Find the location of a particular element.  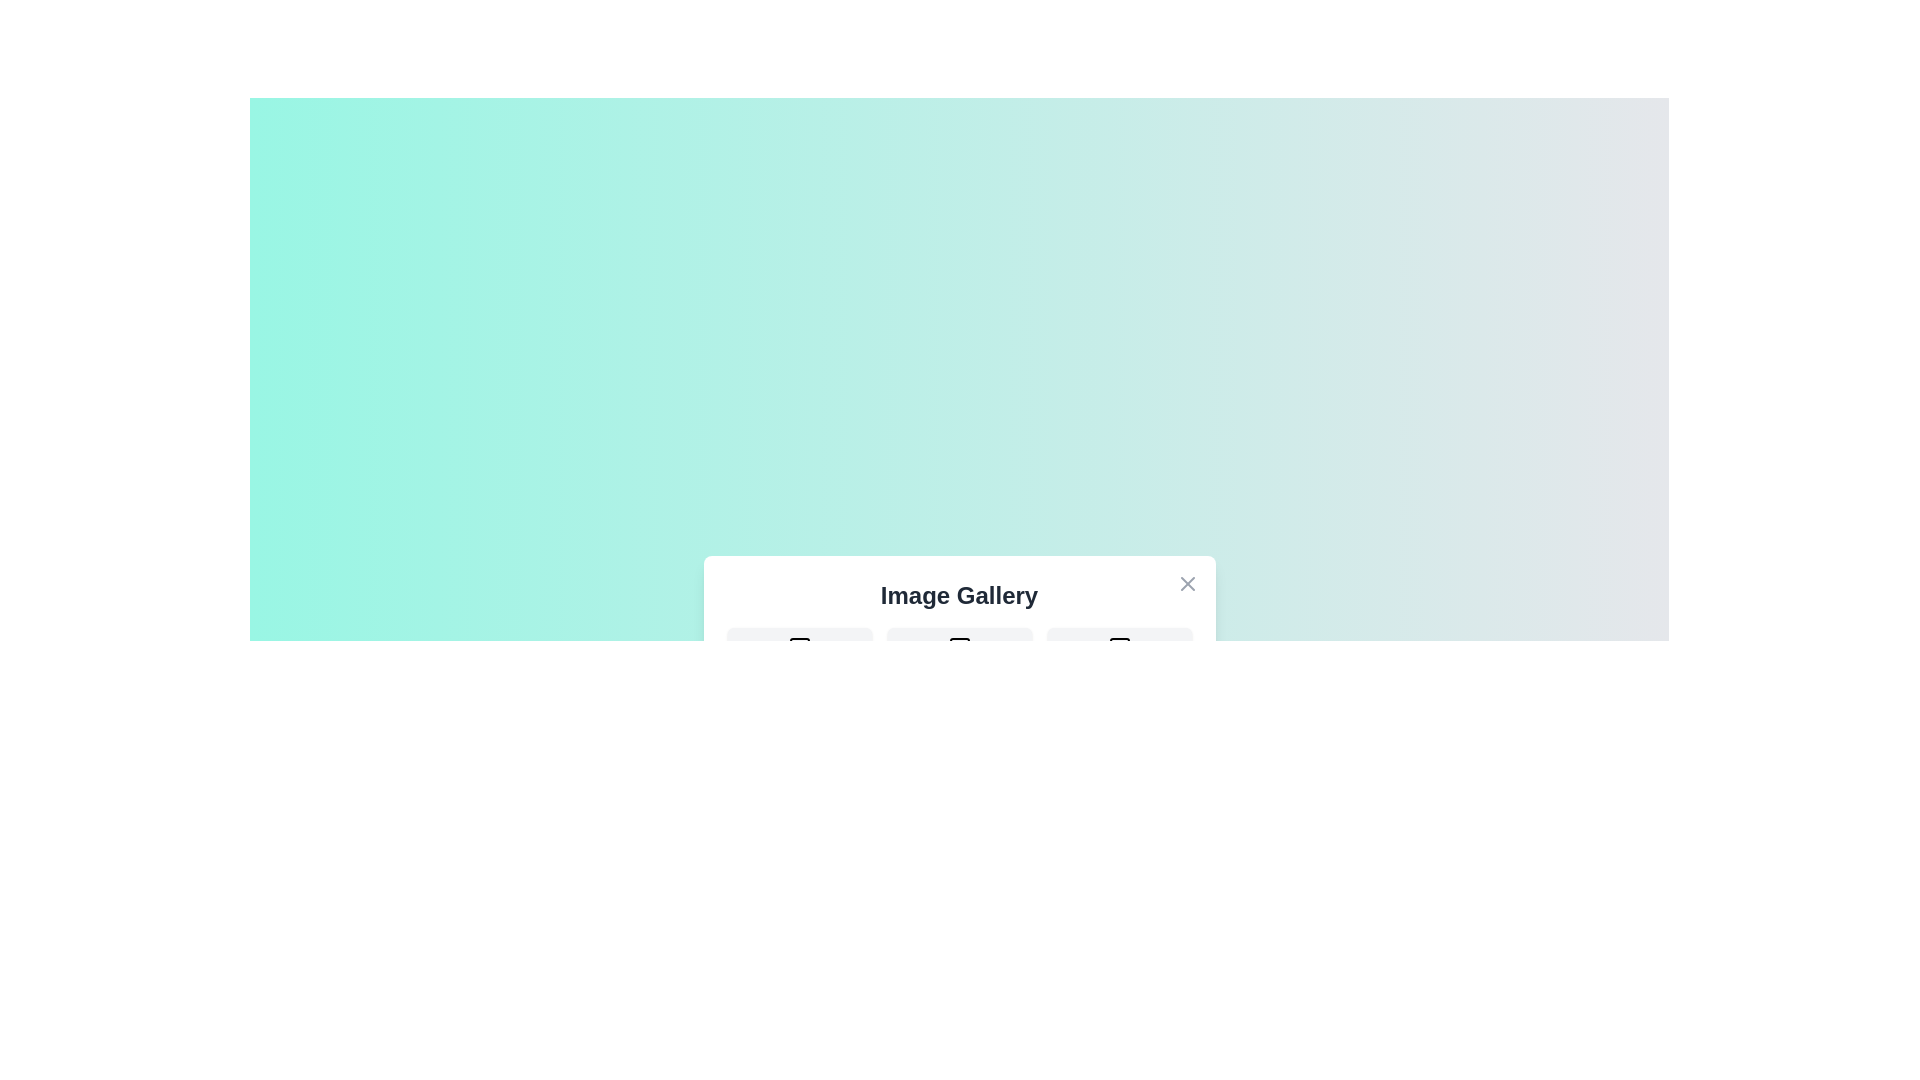

the image titled Cityscape from the gallery is located at coordinates (958, 662).